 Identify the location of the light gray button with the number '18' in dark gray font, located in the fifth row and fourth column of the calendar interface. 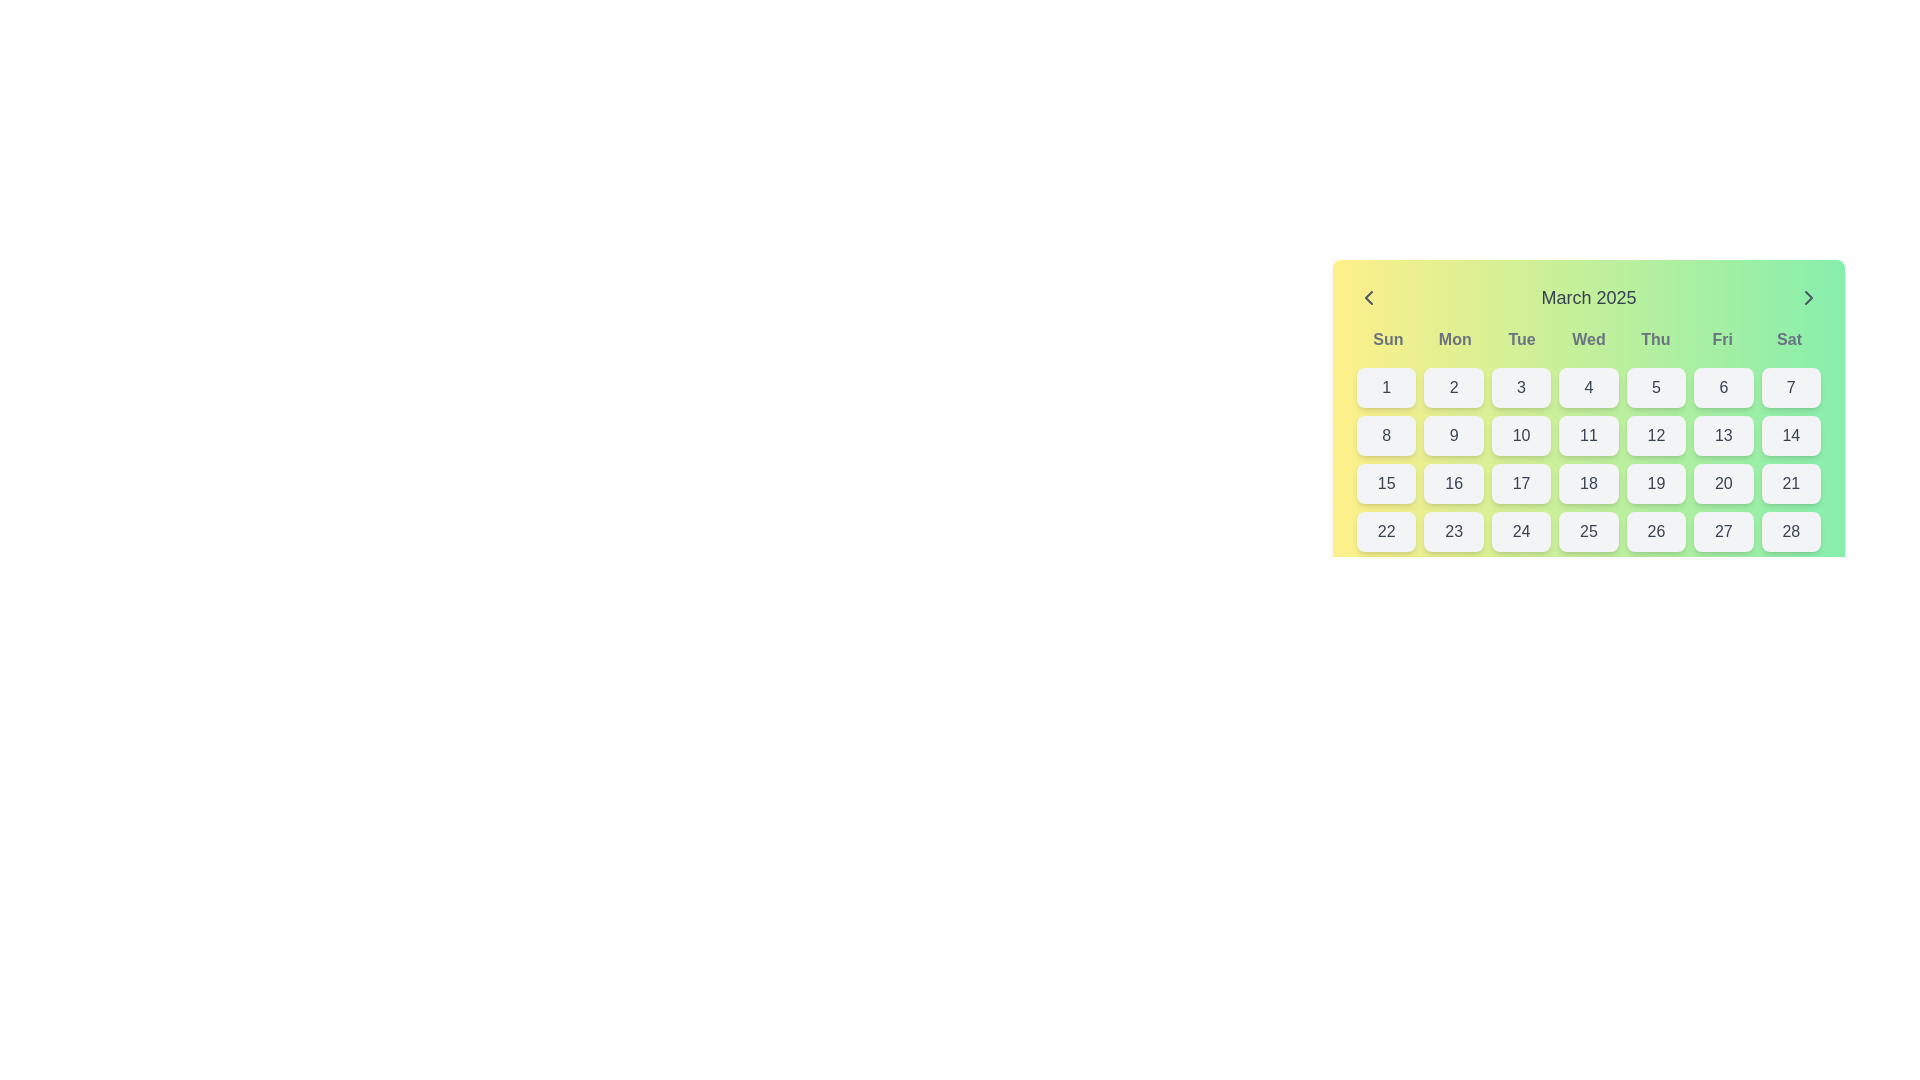
(1587, 483).